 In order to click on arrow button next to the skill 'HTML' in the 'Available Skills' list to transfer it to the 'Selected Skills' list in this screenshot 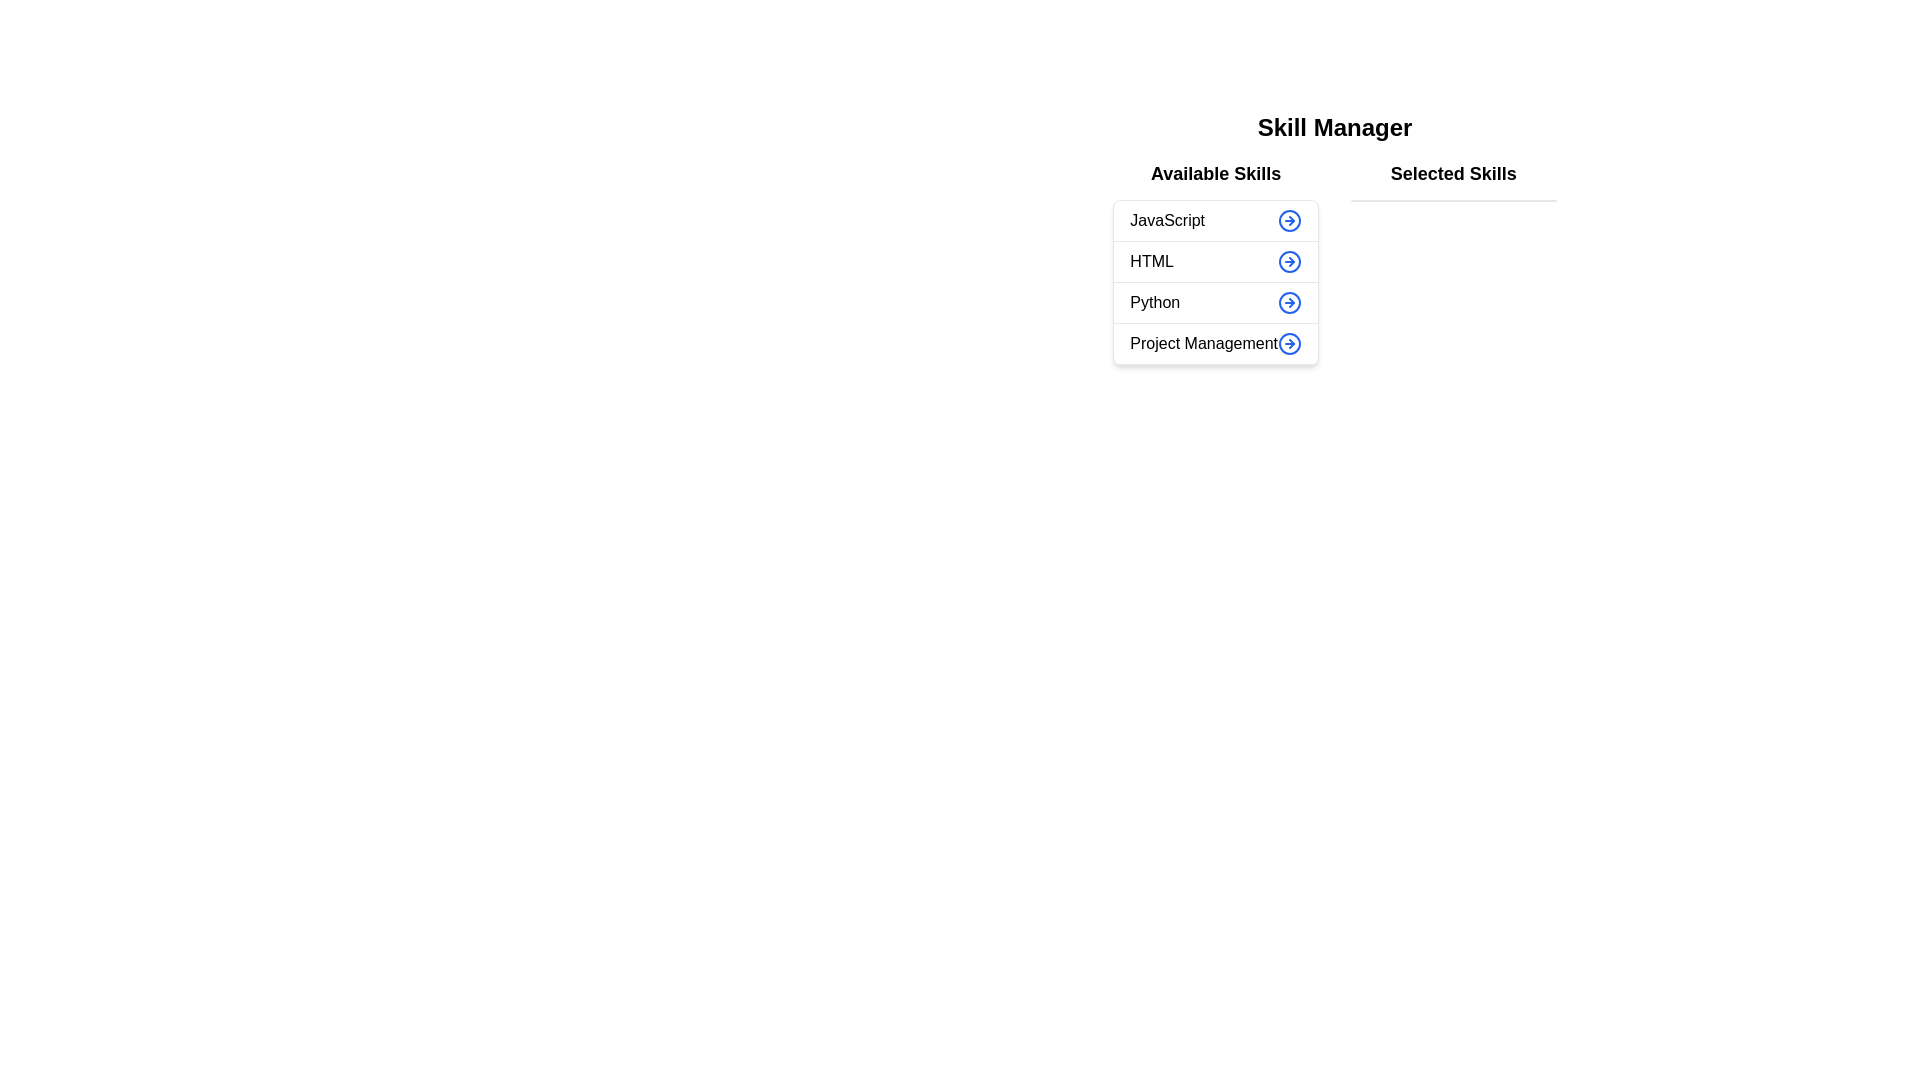, I will do `click(1290, 261)`.